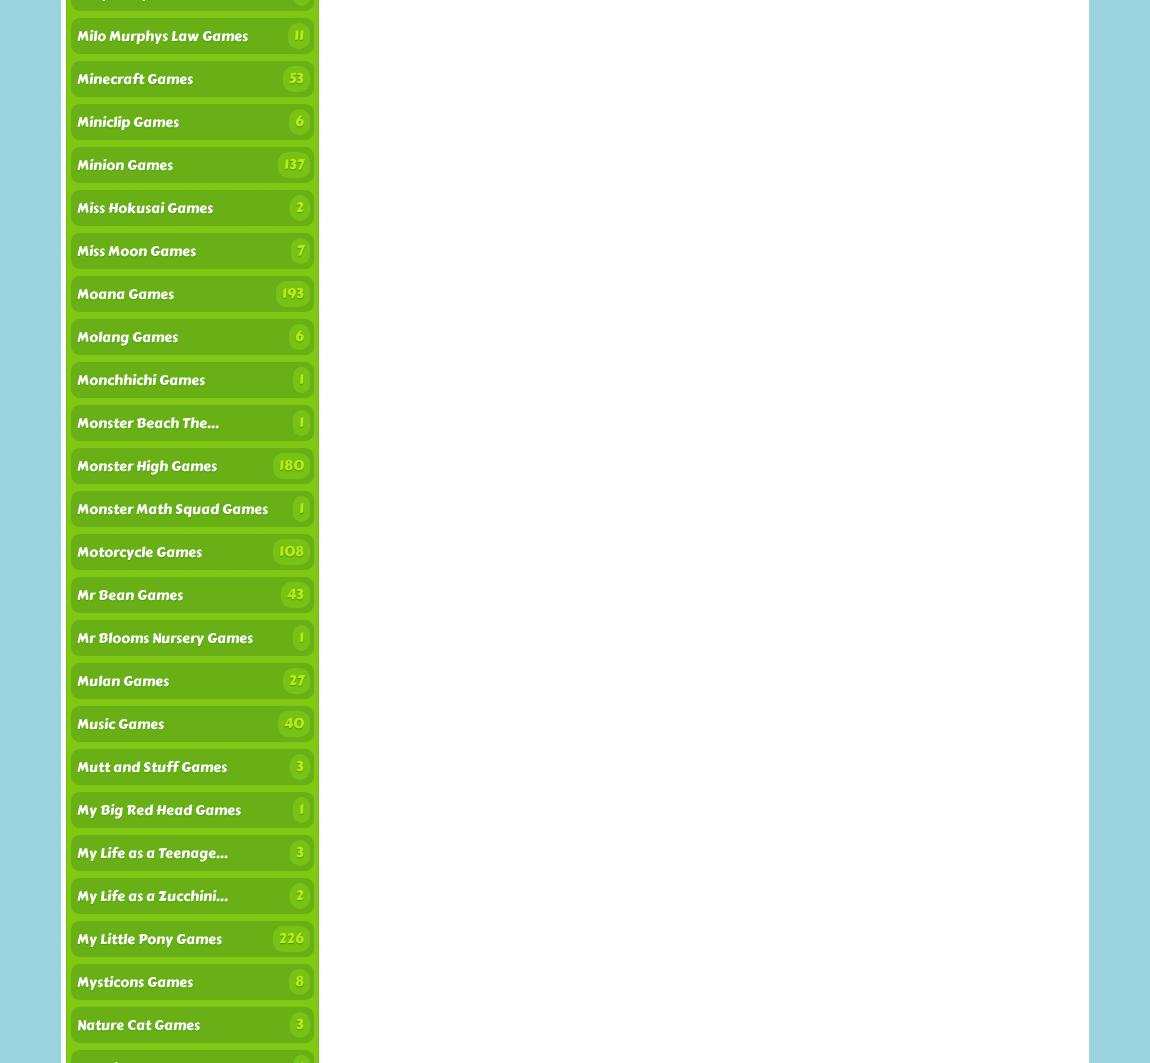 This screenshot has height=1063, width=1150. I want to click on 'Monster Beach The...', so click(147, 423).